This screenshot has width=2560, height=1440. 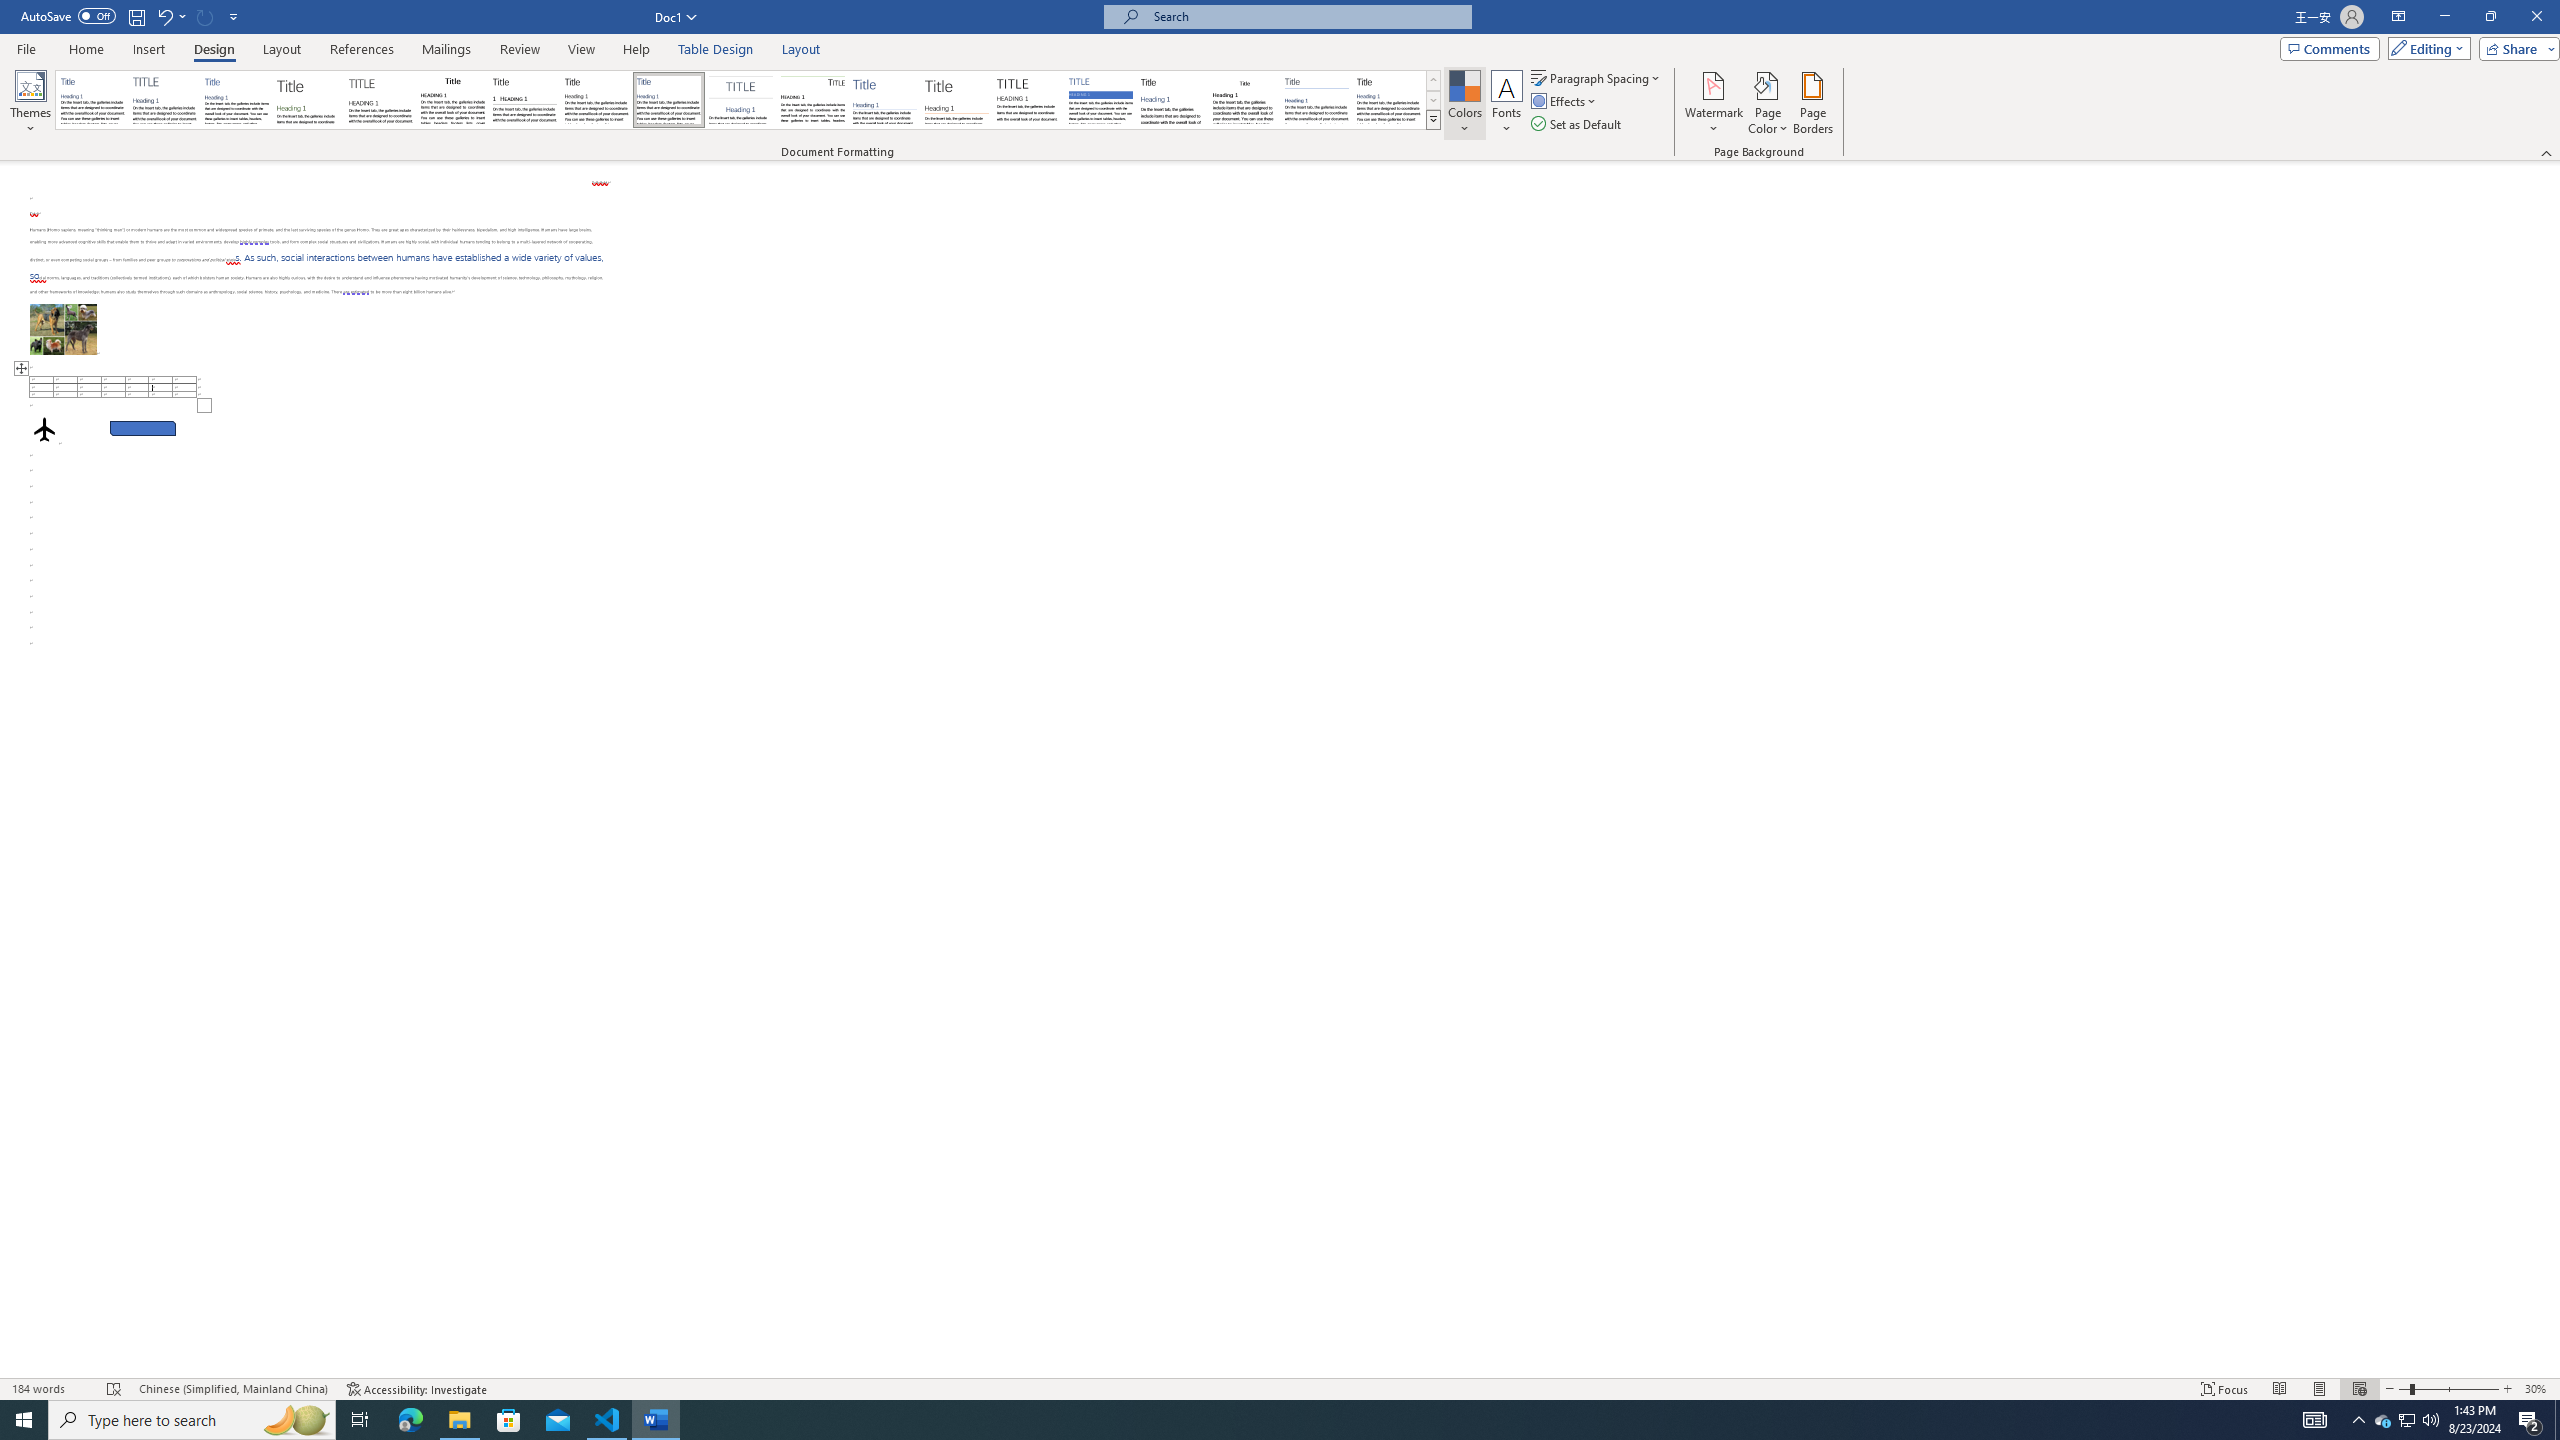 I want to click on 'Word', so click(x=1171, y=99).